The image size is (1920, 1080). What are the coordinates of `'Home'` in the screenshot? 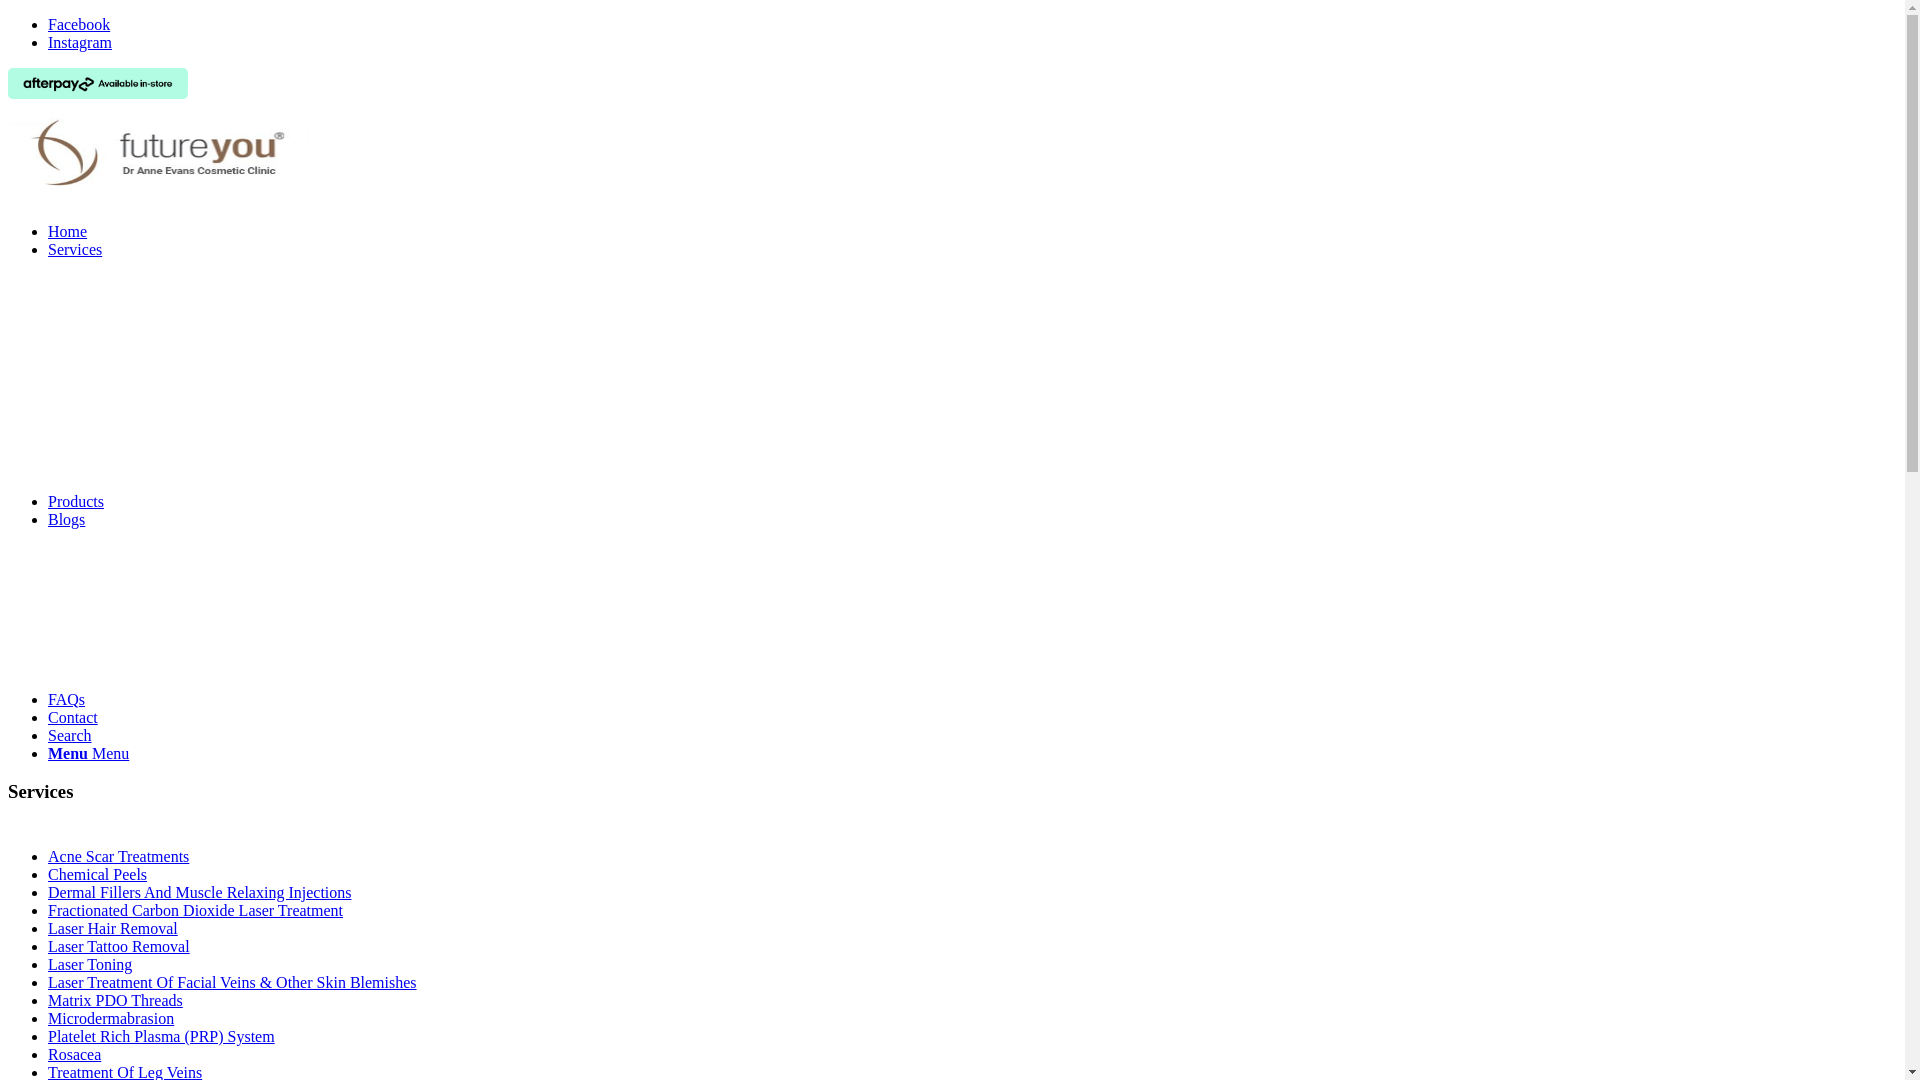 It's located at (67, 230).